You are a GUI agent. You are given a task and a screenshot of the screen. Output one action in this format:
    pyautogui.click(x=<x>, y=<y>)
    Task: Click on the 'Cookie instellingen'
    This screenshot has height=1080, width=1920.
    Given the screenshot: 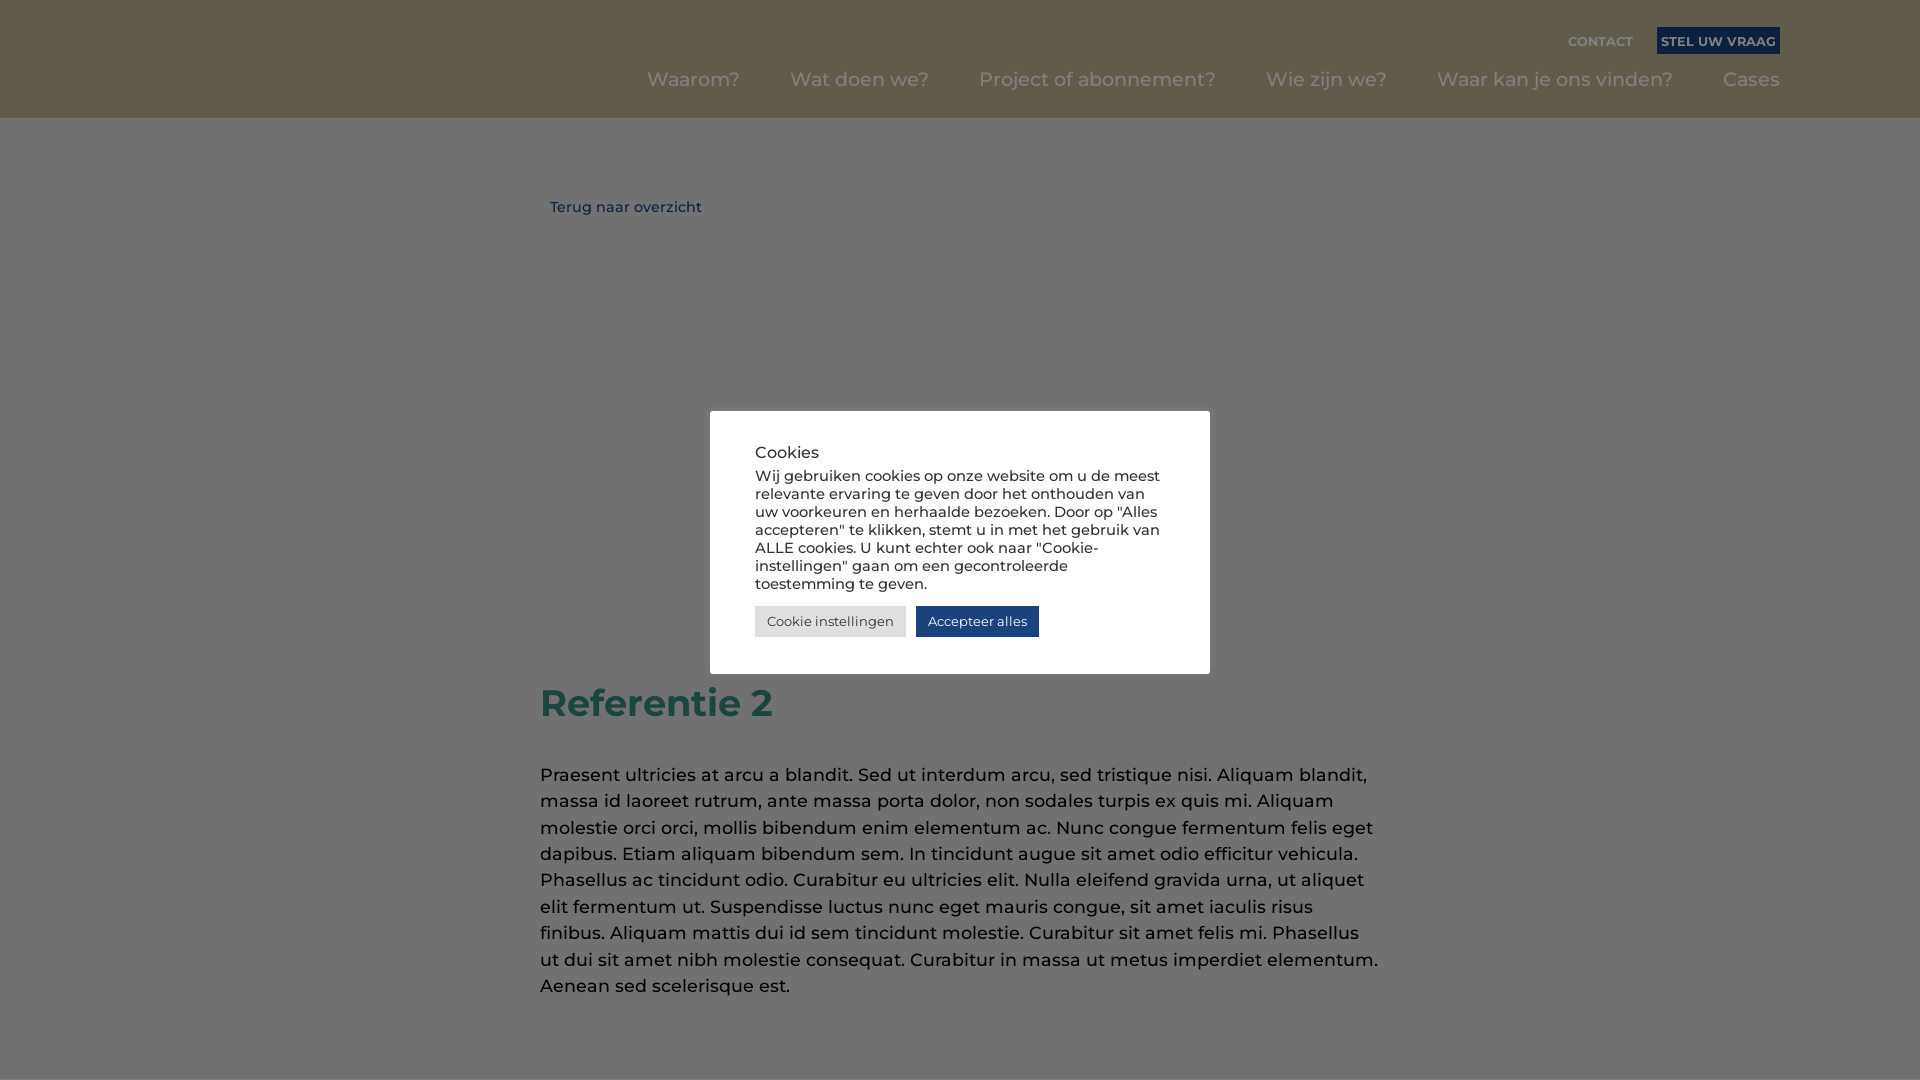 What is the action you would take?
    pyautogui.click(x=830, y=620)
    